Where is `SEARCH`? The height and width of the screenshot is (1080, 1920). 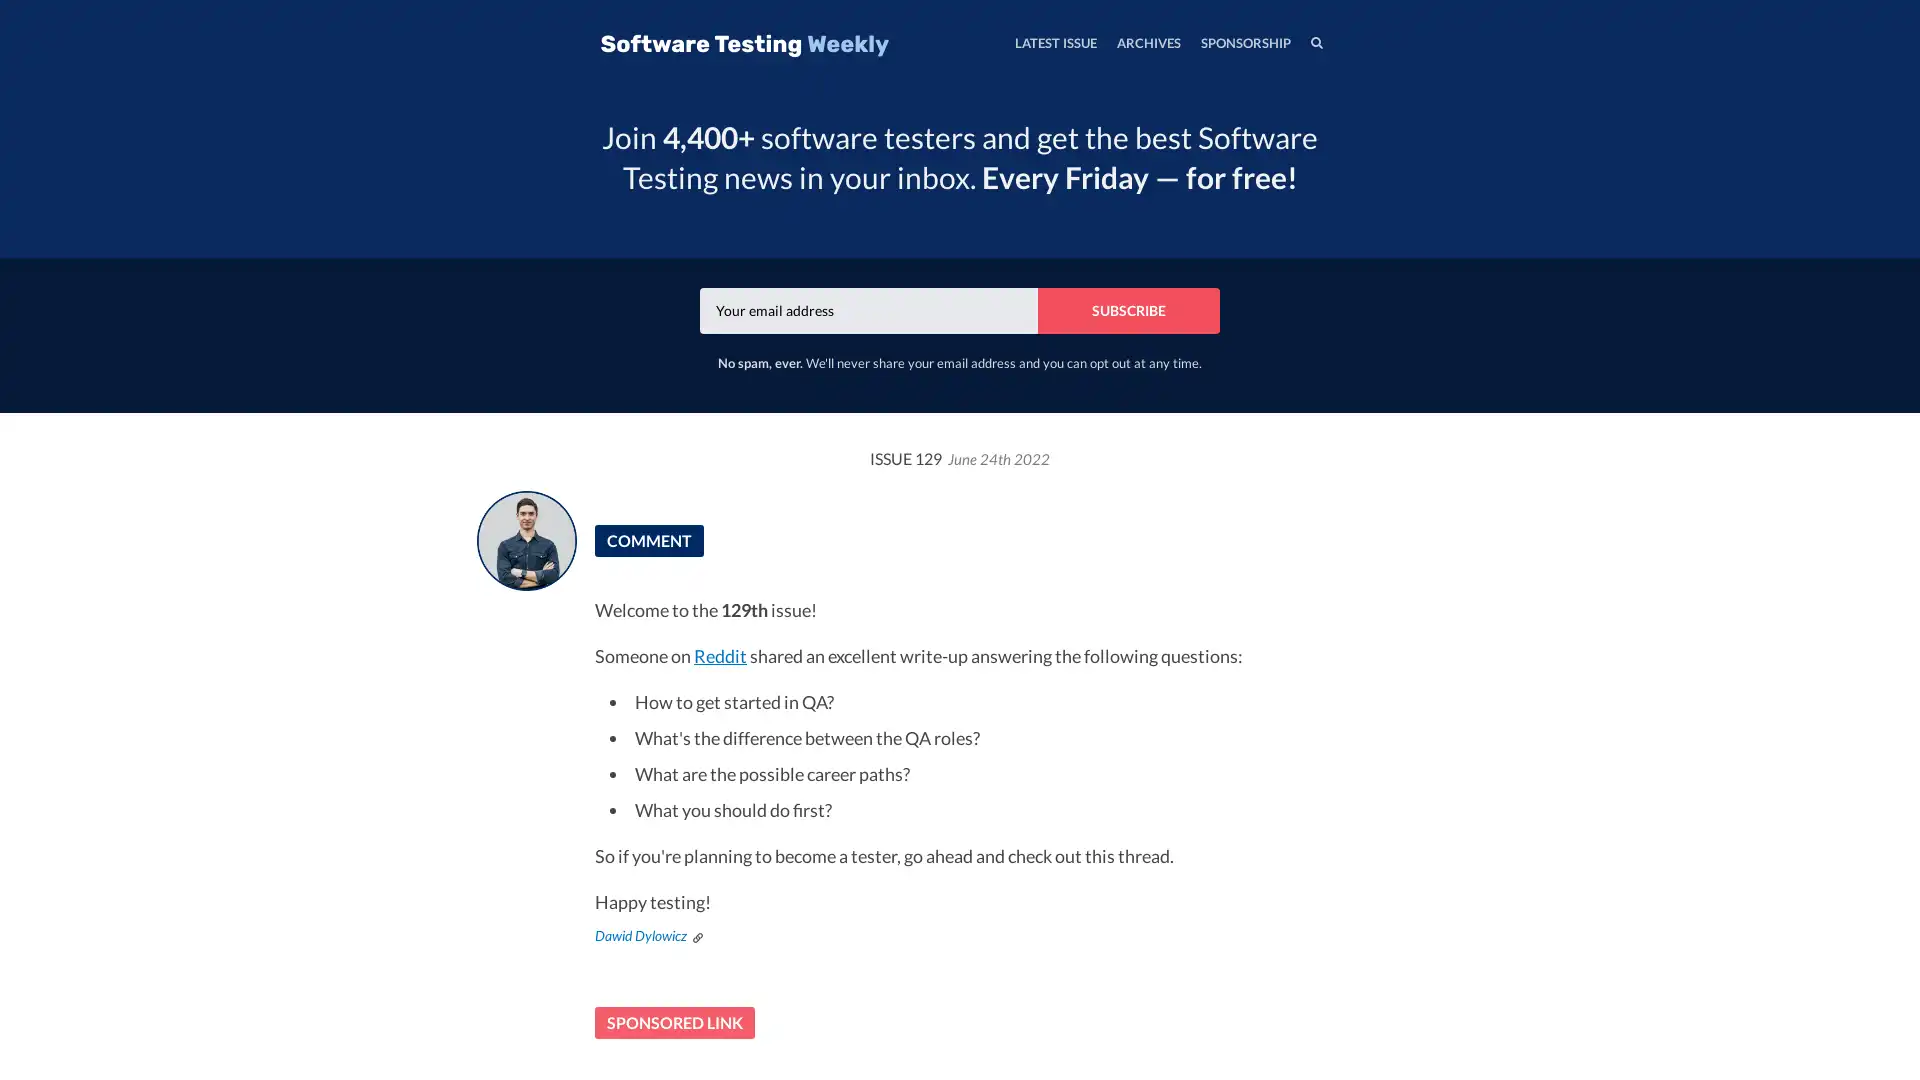 SEARCH is located at coordinates (1274, 42).